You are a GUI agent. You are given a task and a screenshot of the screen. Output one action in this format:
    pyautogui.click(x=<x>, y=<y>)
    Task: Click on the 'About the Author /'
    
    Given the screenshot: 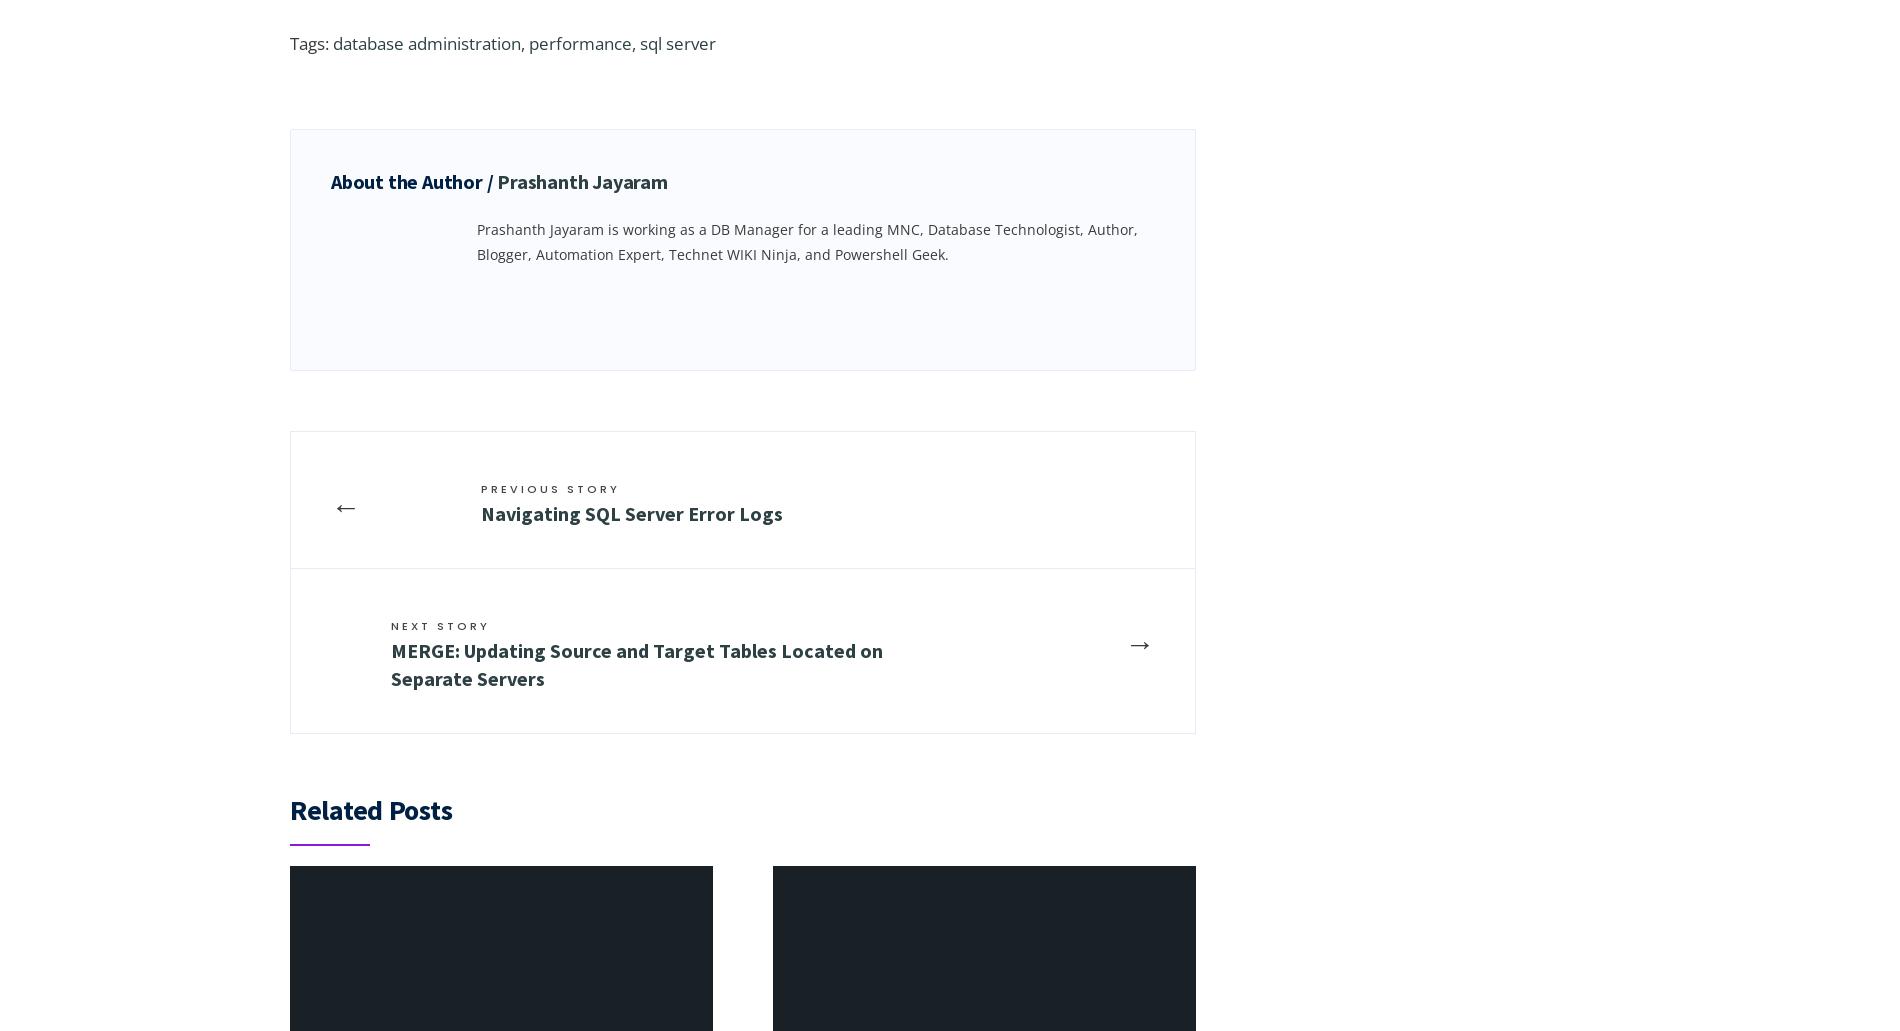 What is the action you would take?
    pyautogui.click(x=413, y=180)
    